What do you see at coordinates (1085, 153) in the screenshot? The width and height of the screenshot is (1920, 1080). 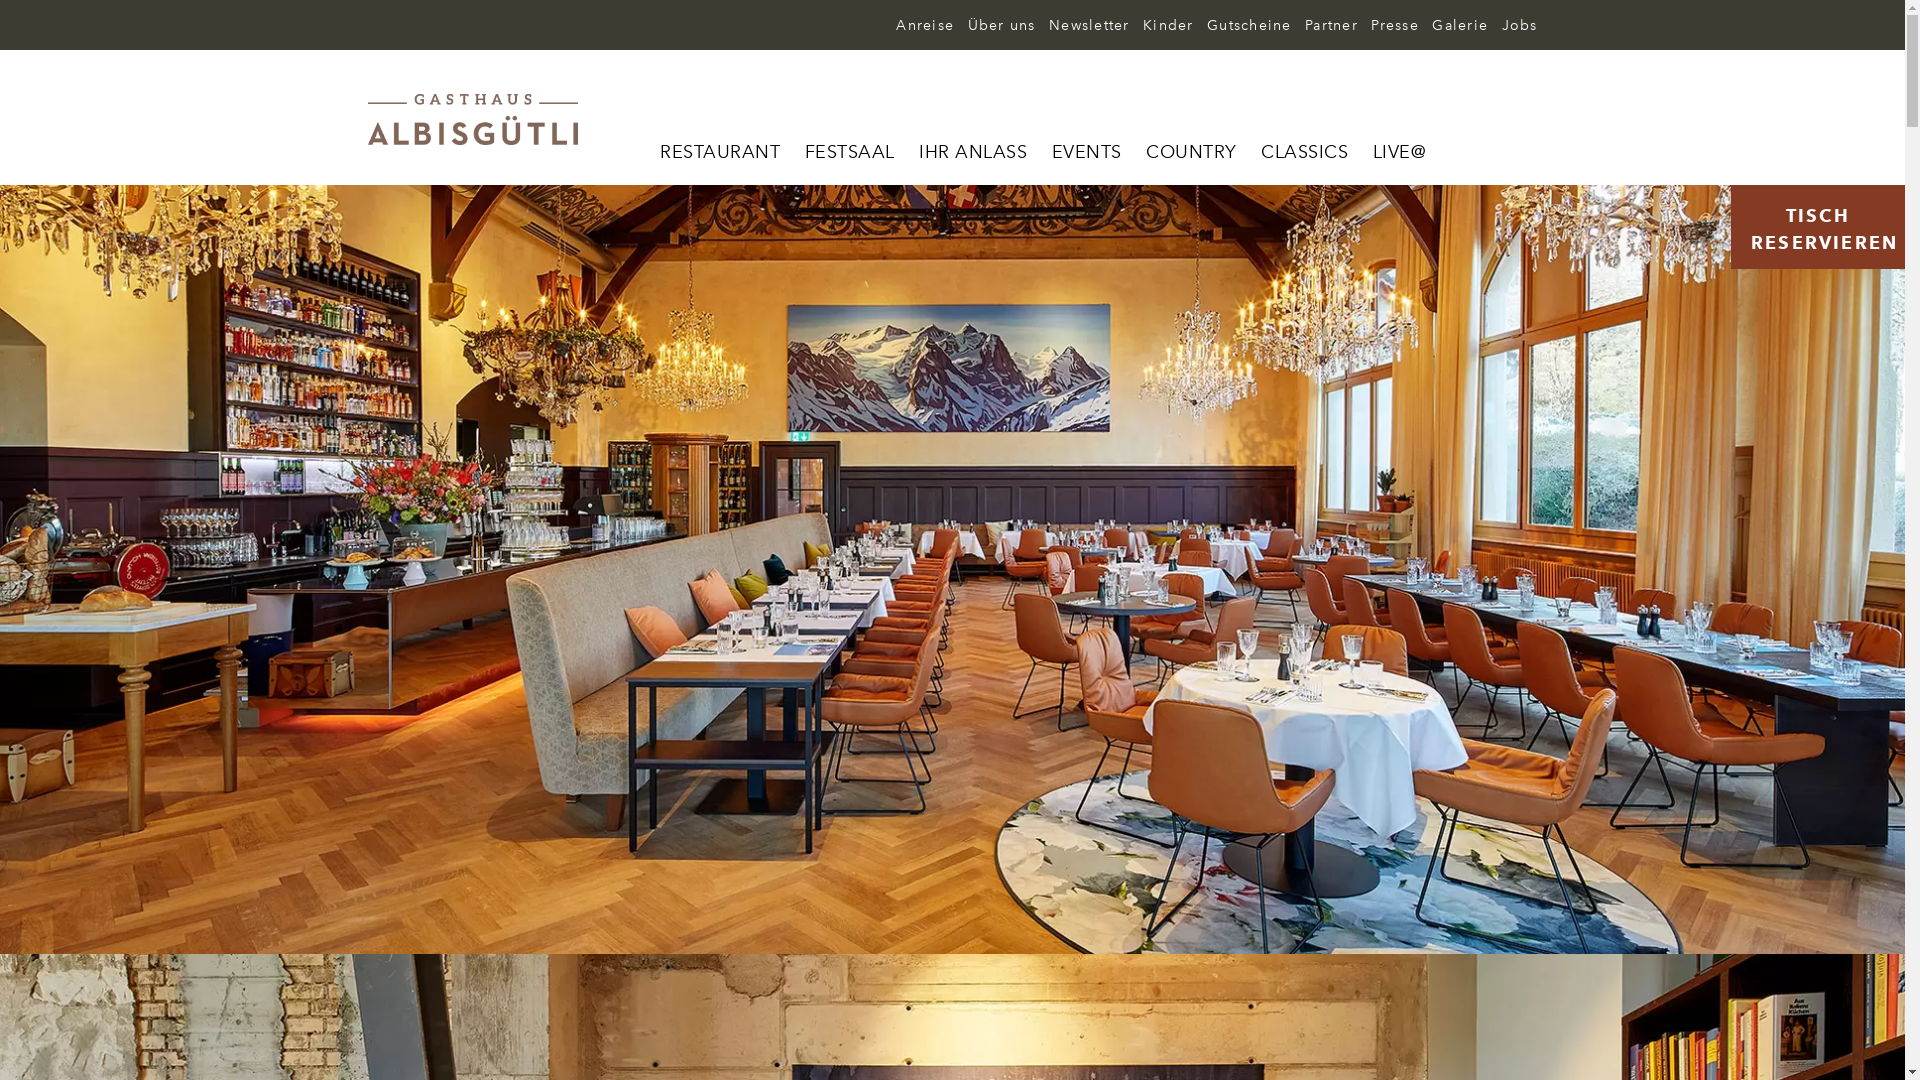 I see `'EVENTS'` at bounding box center [1085, 153].